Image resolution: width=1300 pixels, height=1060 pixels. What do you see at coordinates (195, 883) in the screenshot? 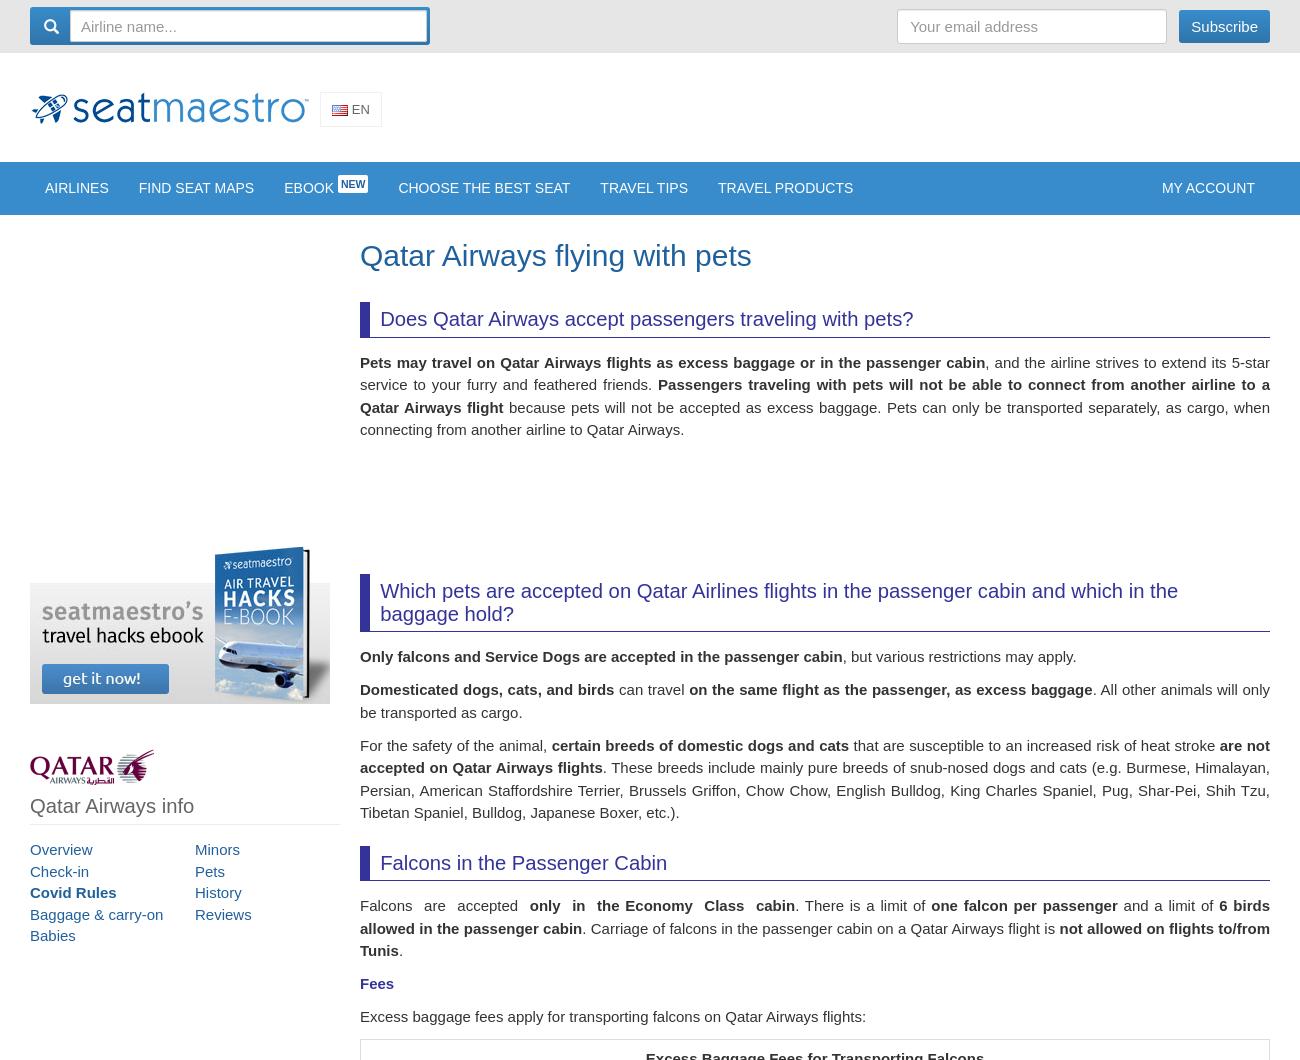
I see `'Pets'` at bounding box center [195, 883].